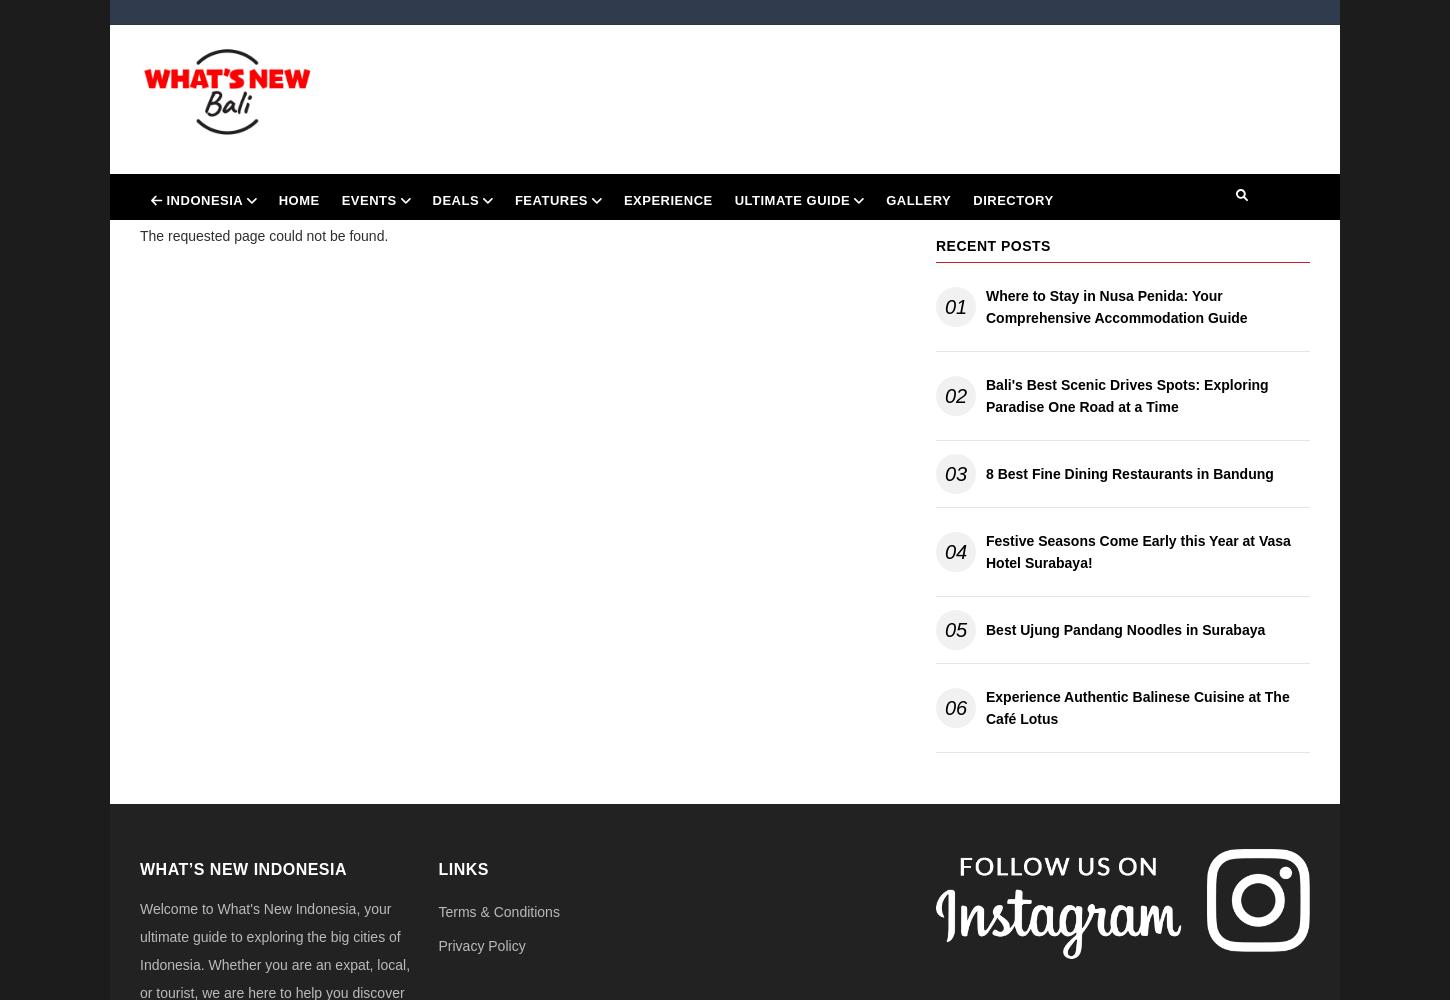 Image resolution: width=1450 pixels, height=1000 pixels. Describe the element at coordinates (766, 428) in the screenshot. I see `'Stay'` at that location.